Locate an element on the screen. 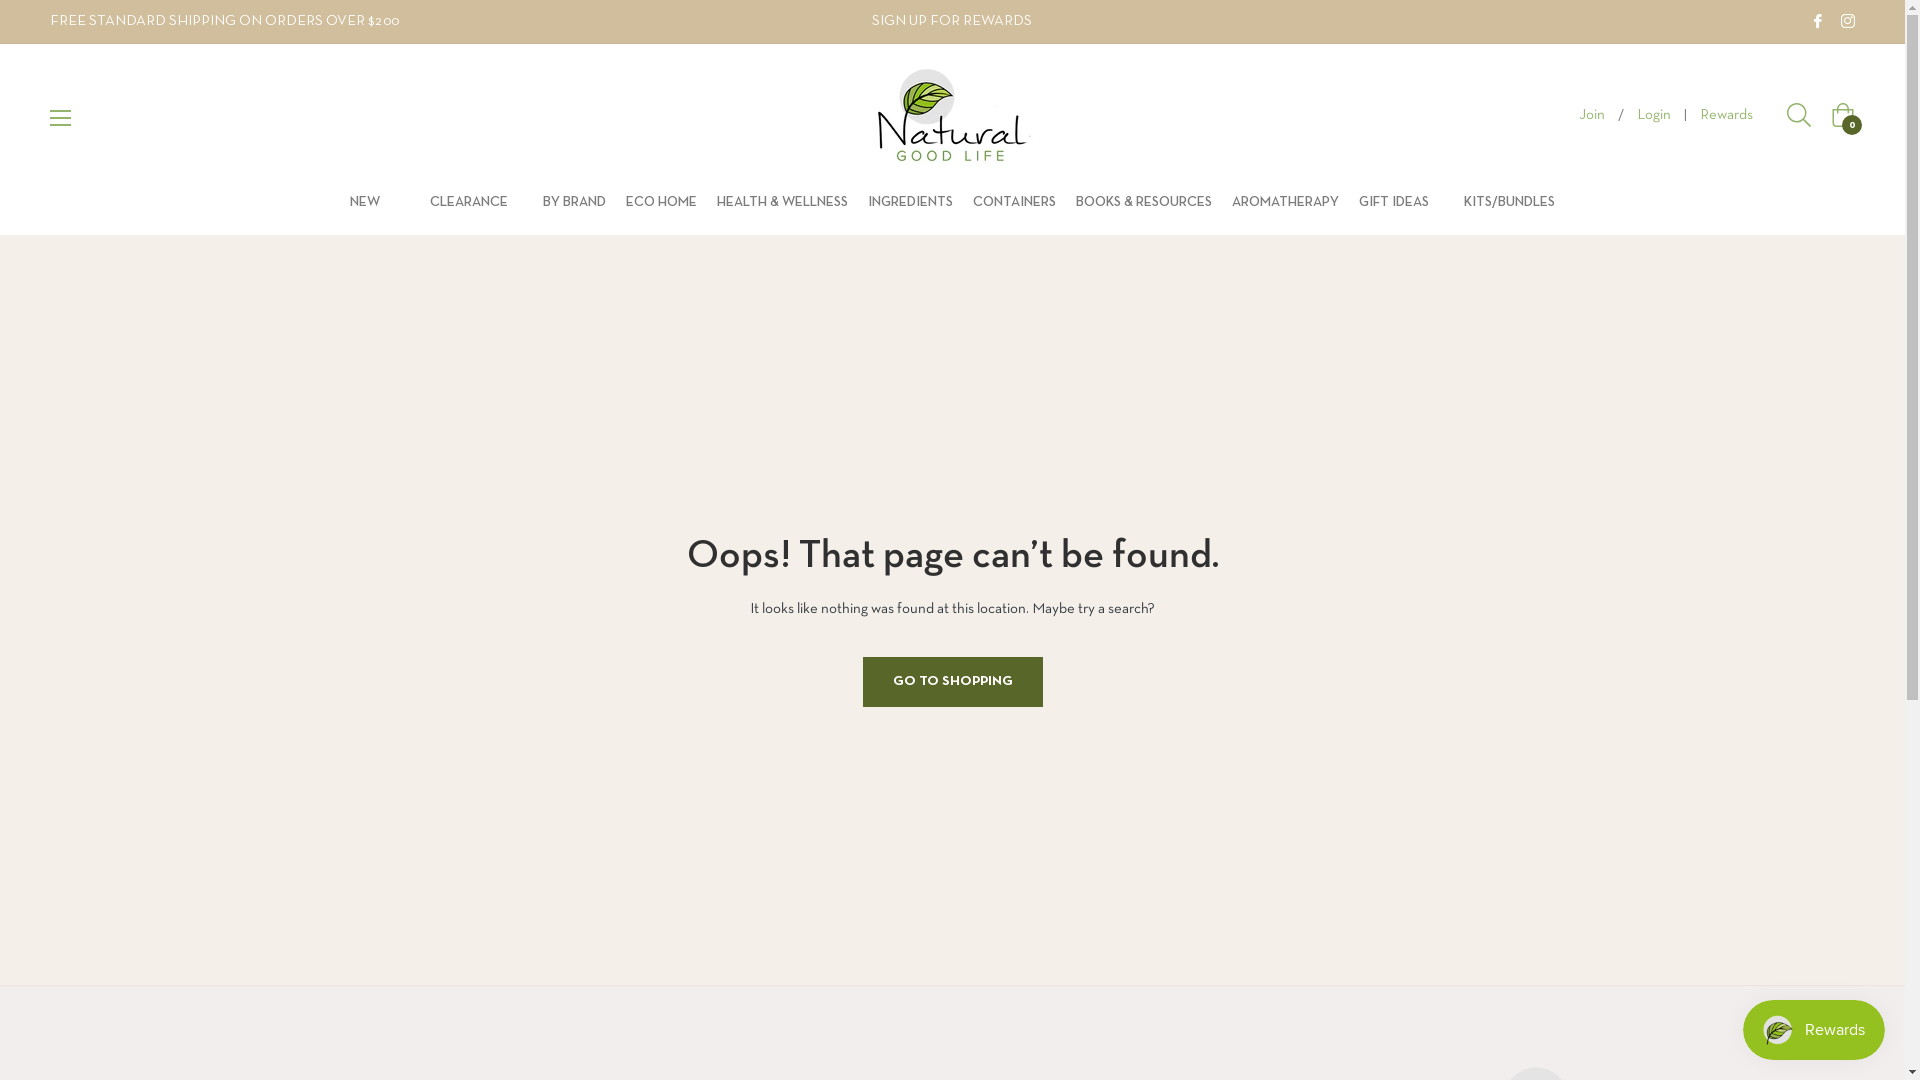 The width and height of the screenshot is (1920, 1080). 'Natural Good Life on Facebook' is located at coordinates (1818, 20).